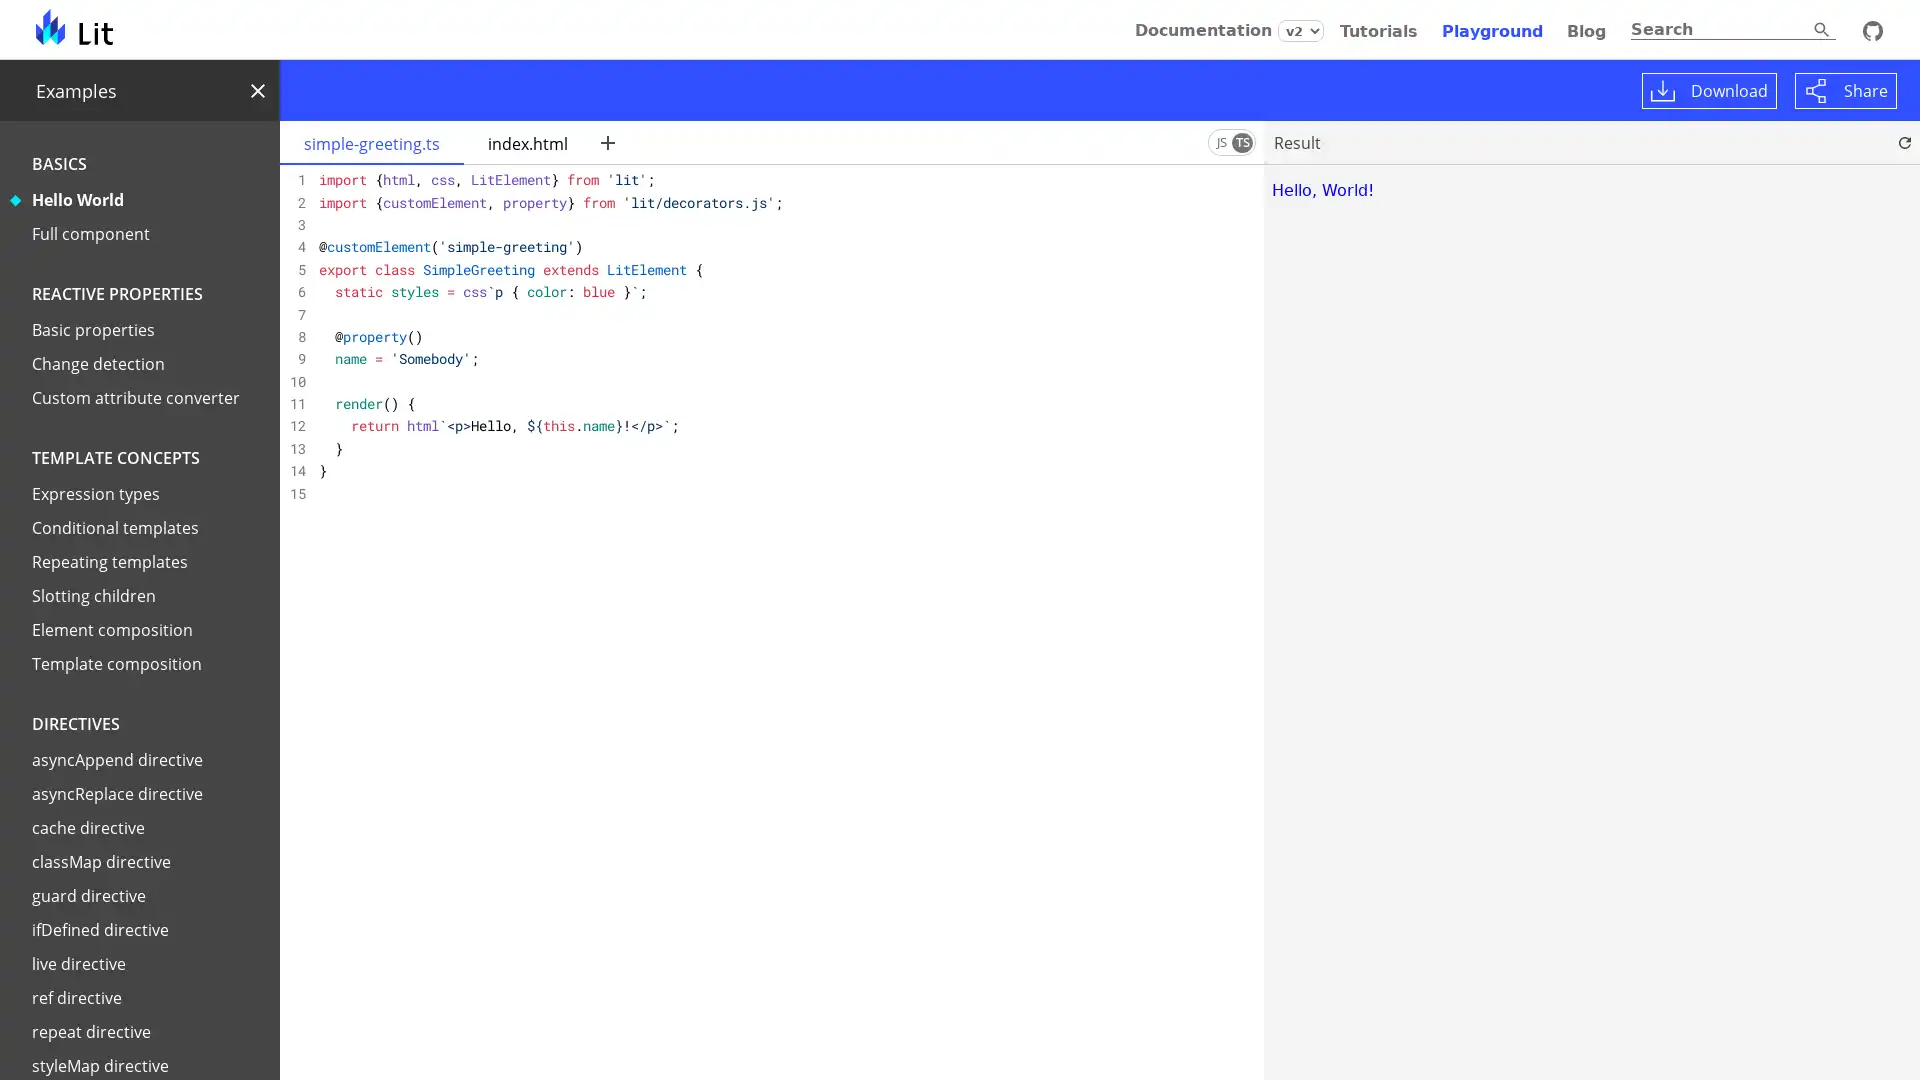  Describe the element at coordinates (607, 141) in the screenshot. I see `New file` at that location.